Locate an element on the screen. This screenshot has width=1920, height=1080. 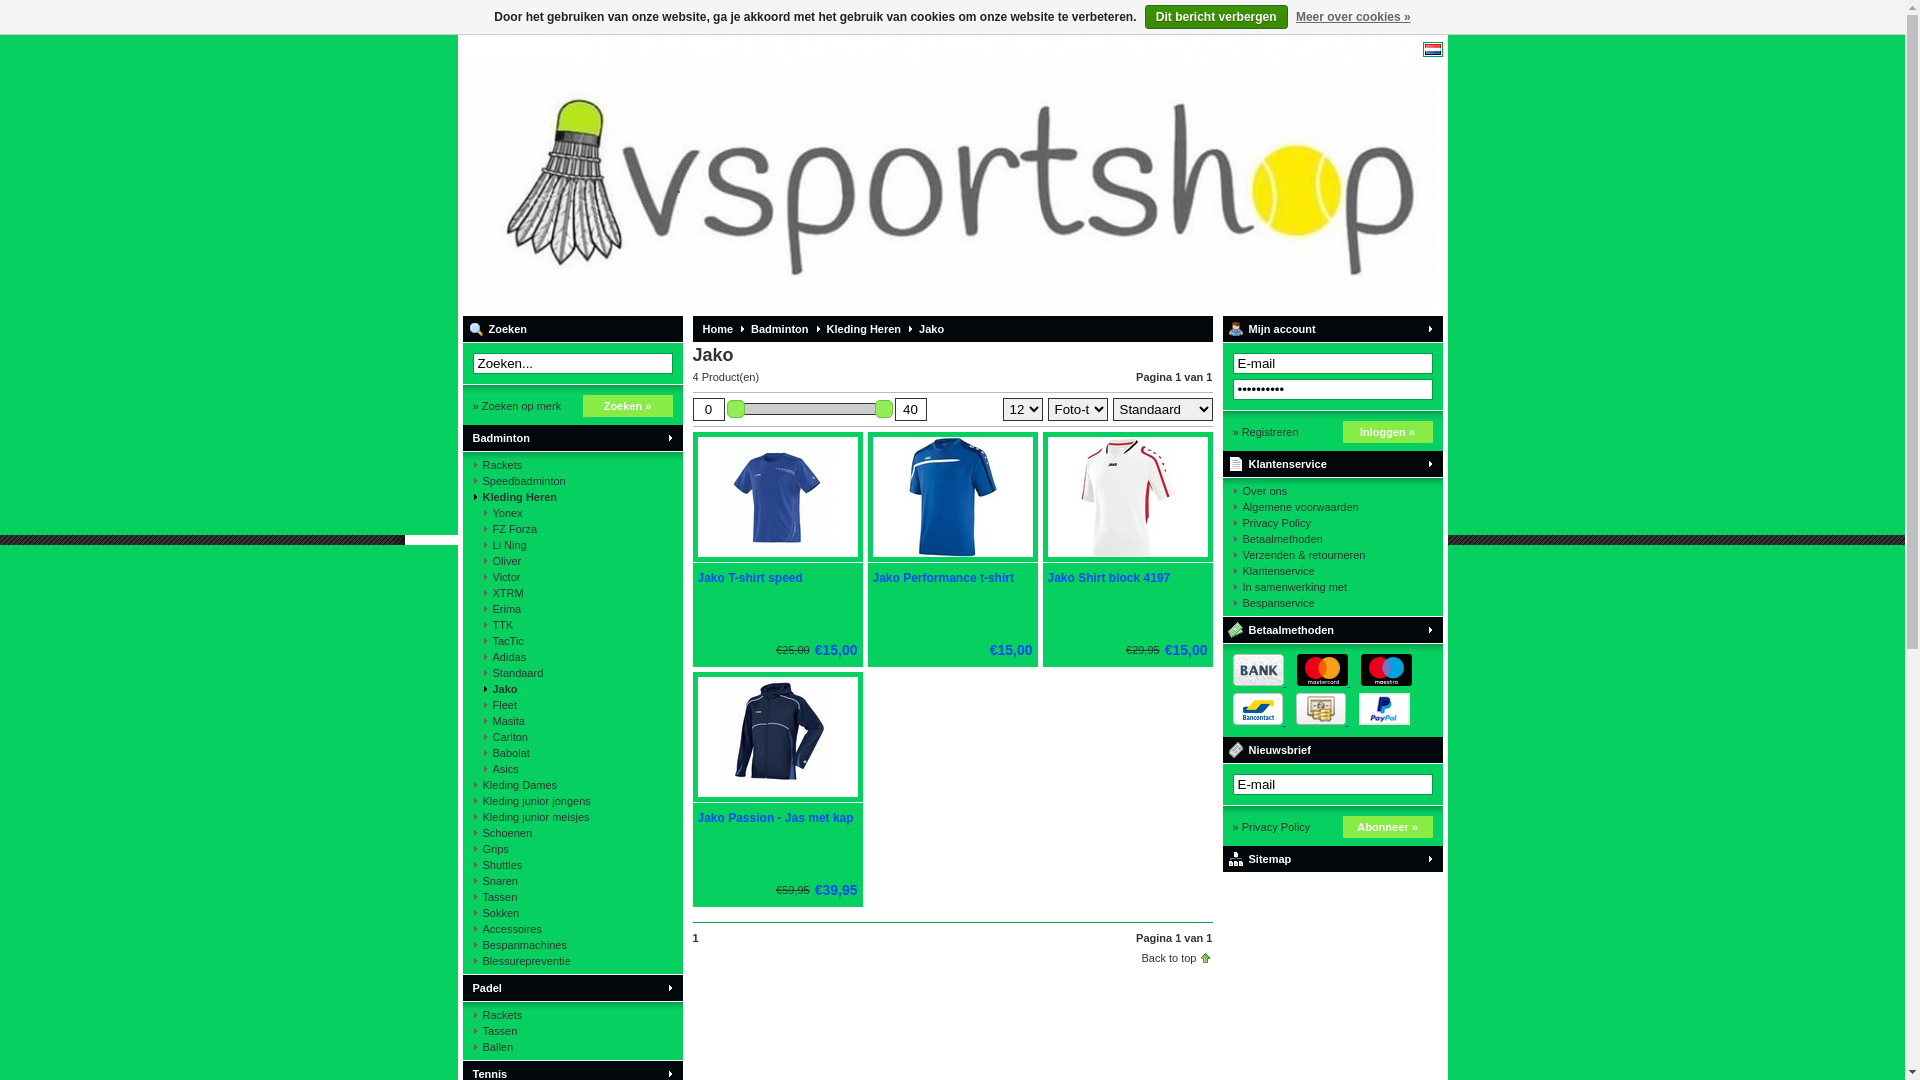
'XTRM' is located at coordinates (570, 592).